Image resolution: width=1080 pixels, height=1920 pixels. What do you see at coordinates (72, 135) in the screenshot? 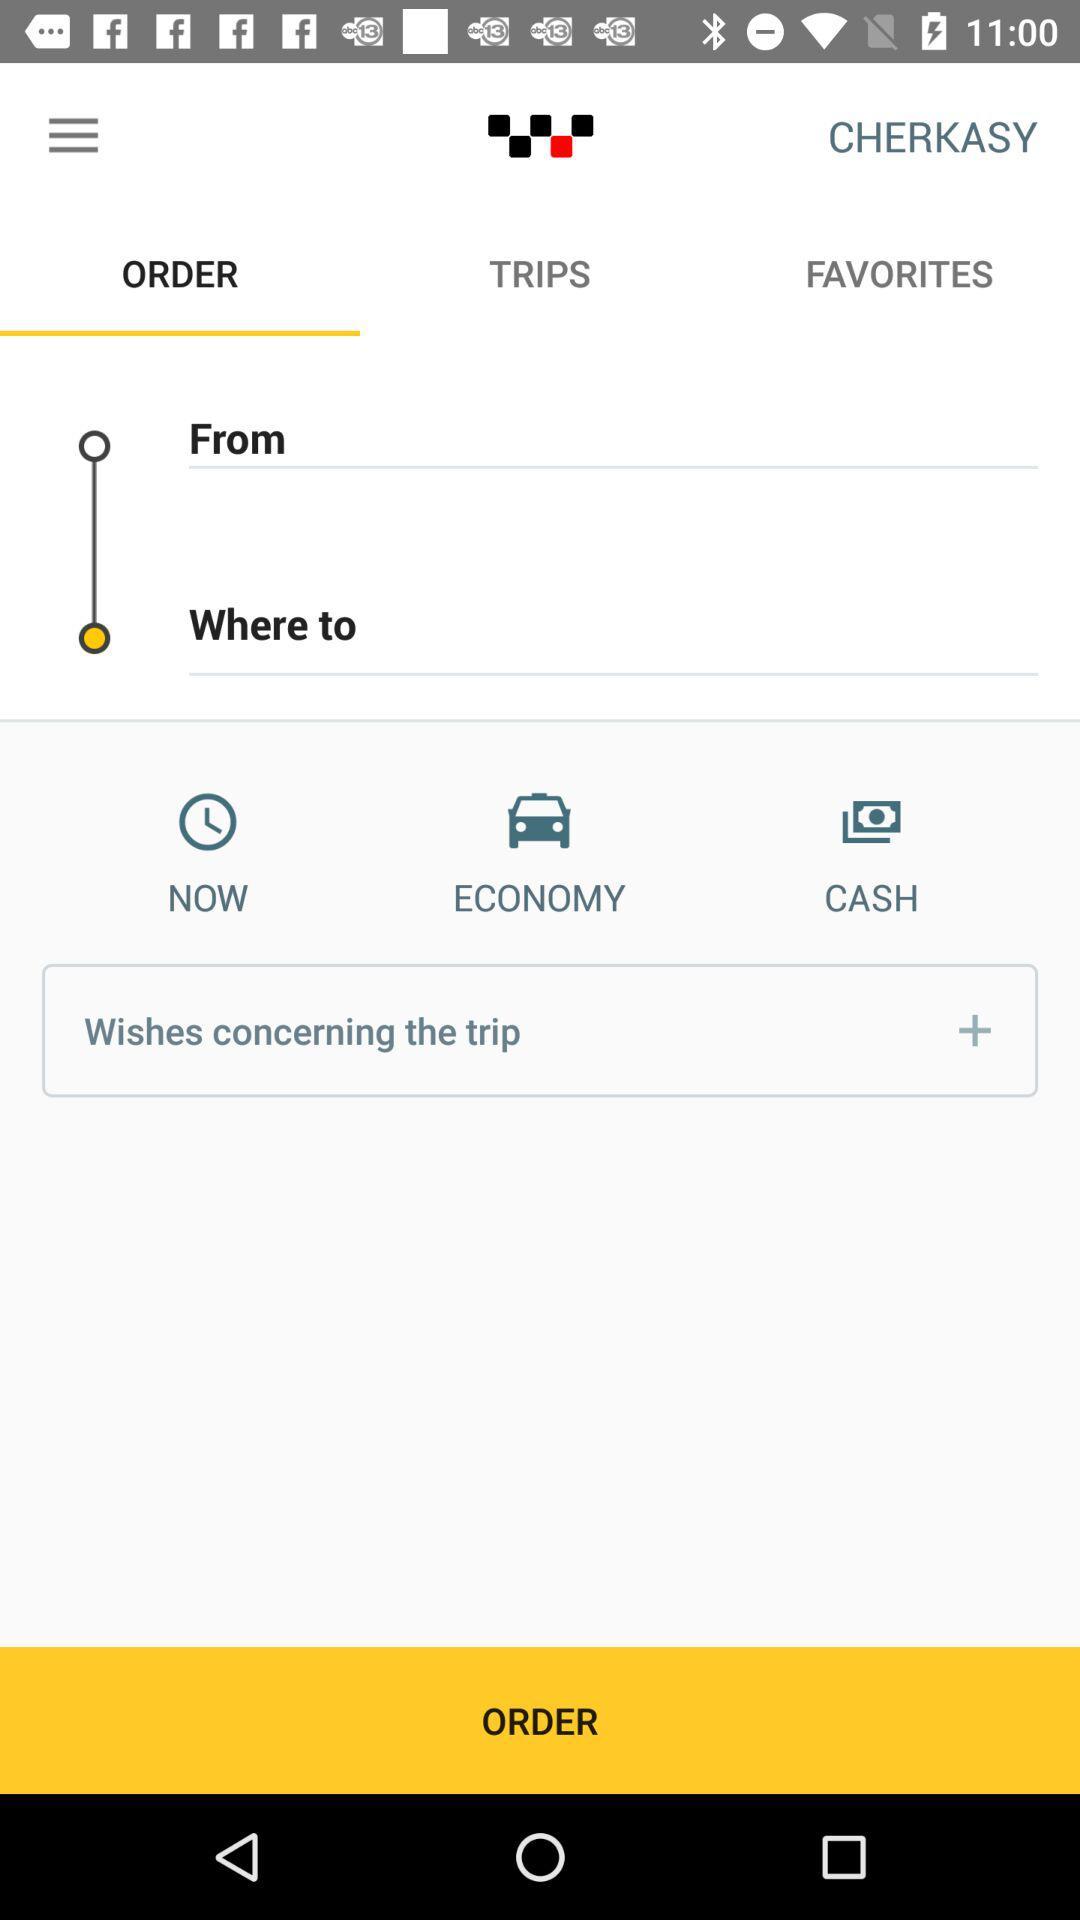
I see `the icon above order` at bounding box center [72, 135].